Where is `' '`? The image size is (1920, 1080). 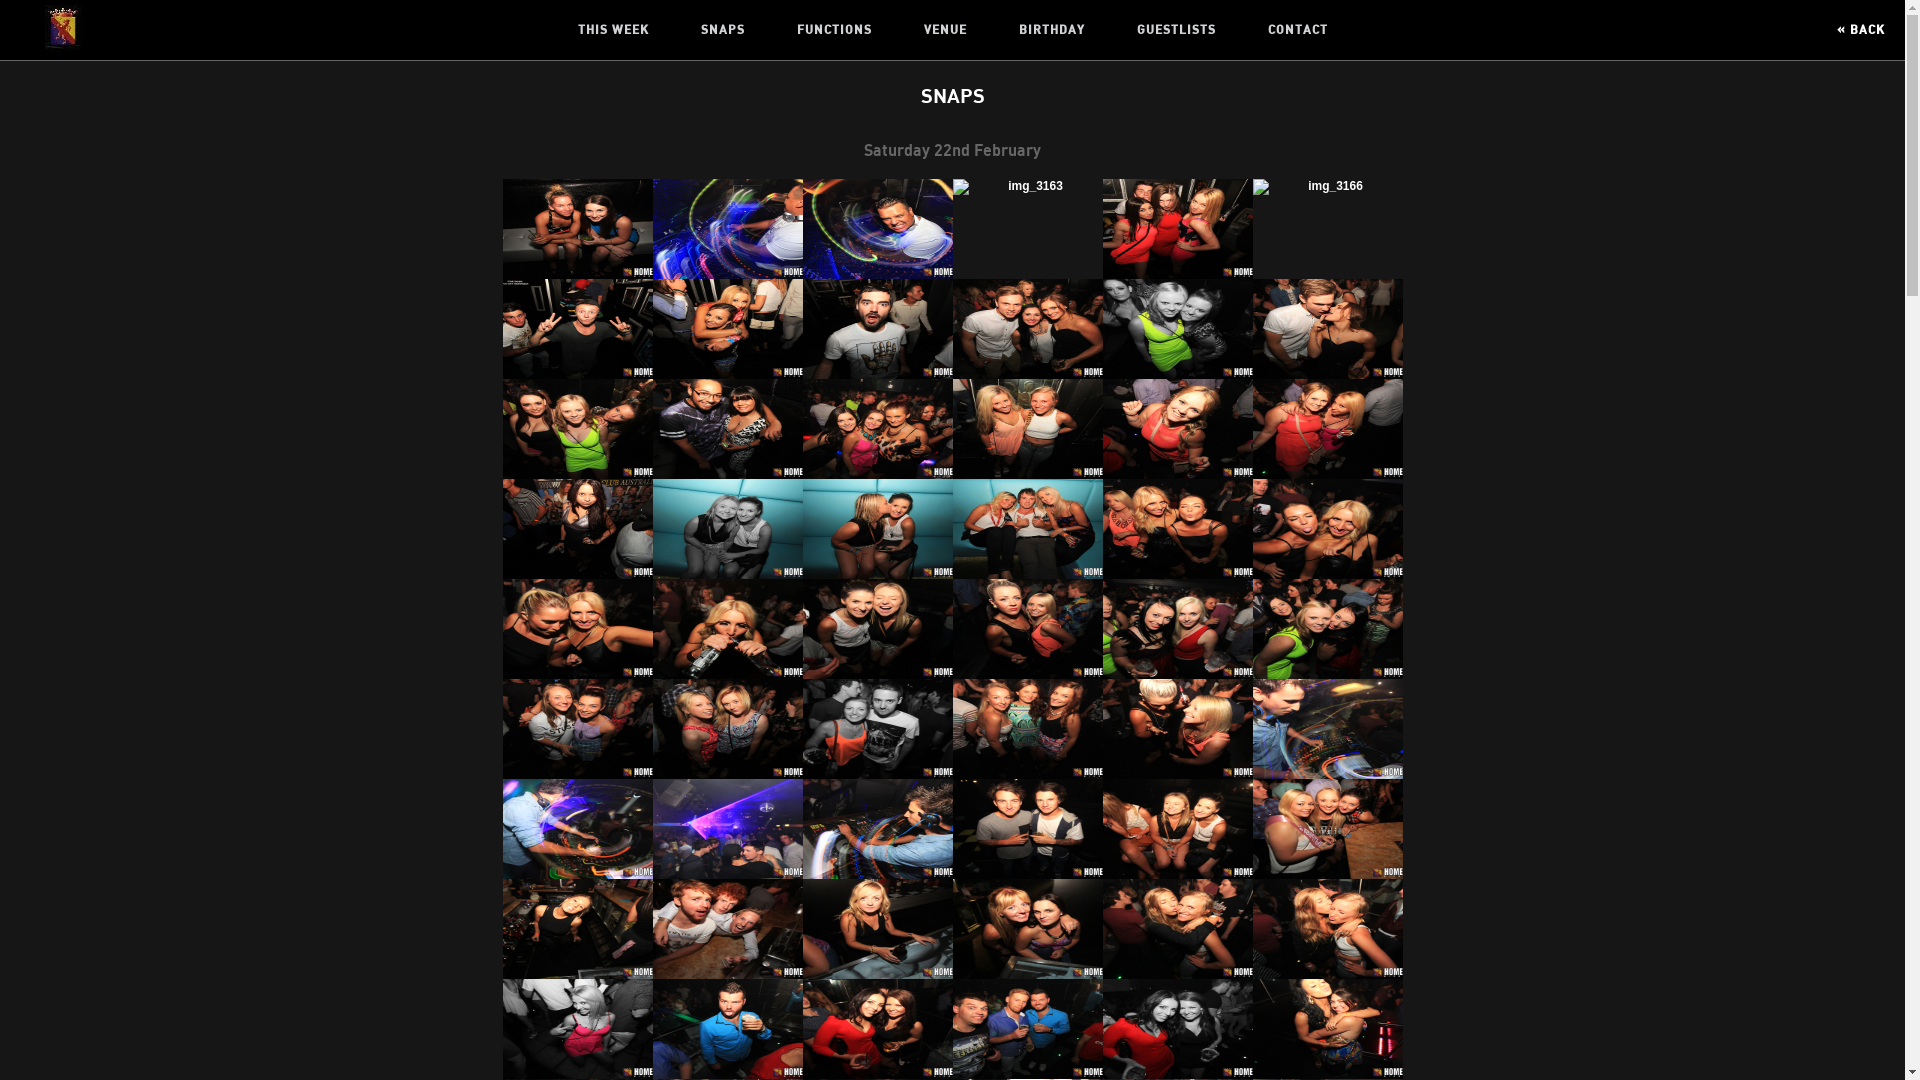 ' ' is located at coordinates (575, 929).